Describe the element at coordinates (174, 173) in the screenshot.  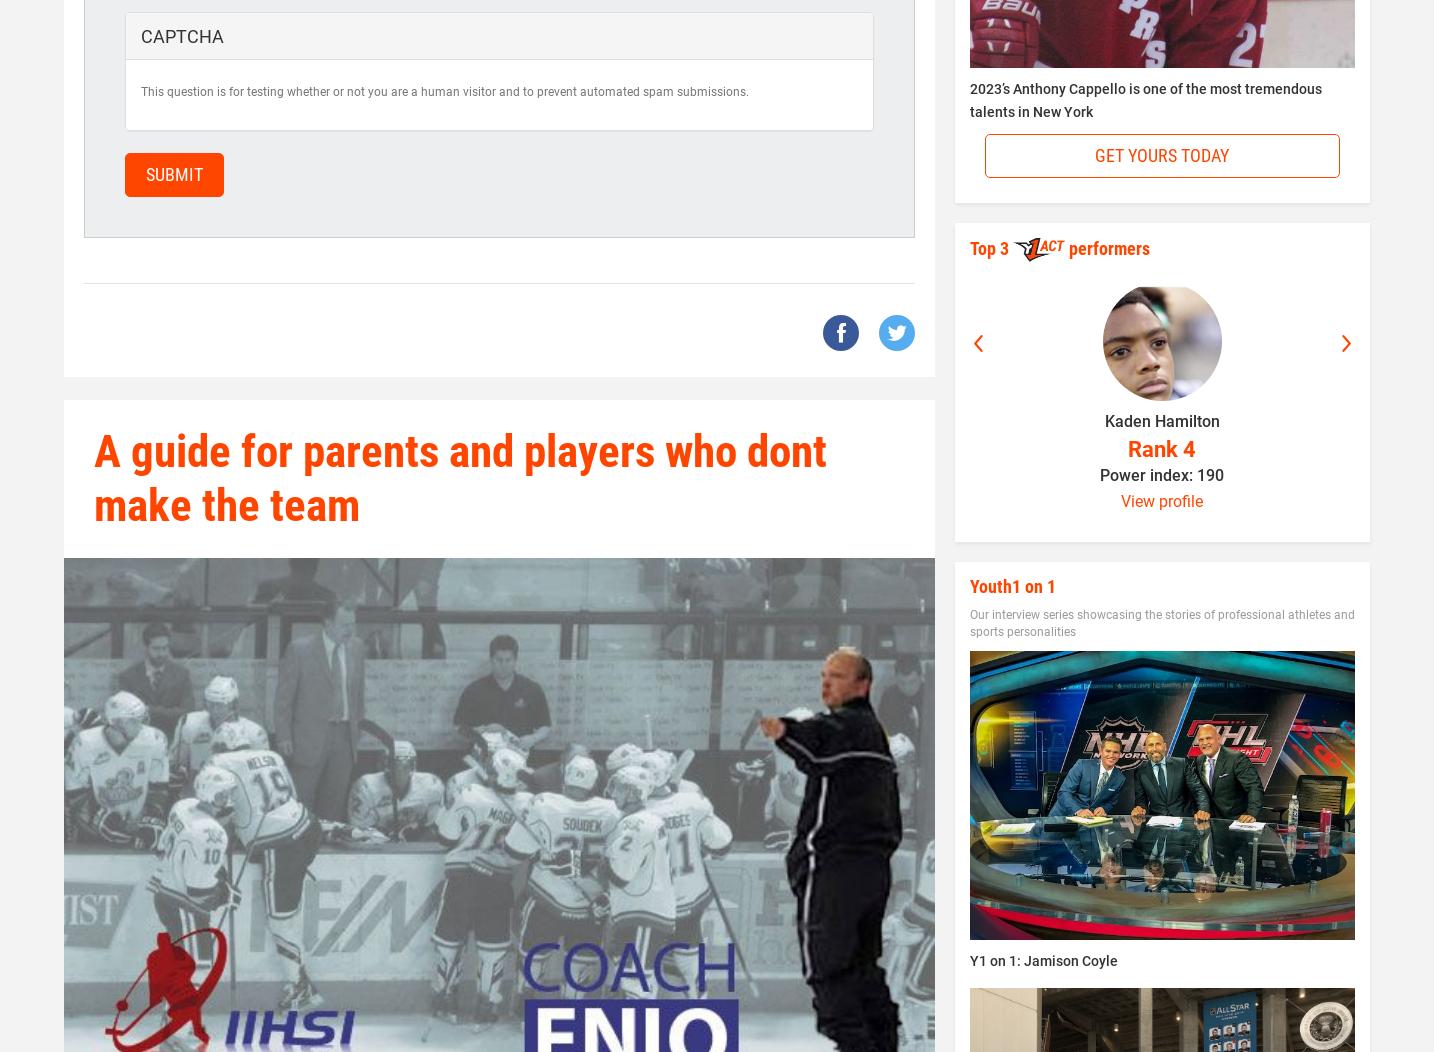
I see `'Submit'` at that location.